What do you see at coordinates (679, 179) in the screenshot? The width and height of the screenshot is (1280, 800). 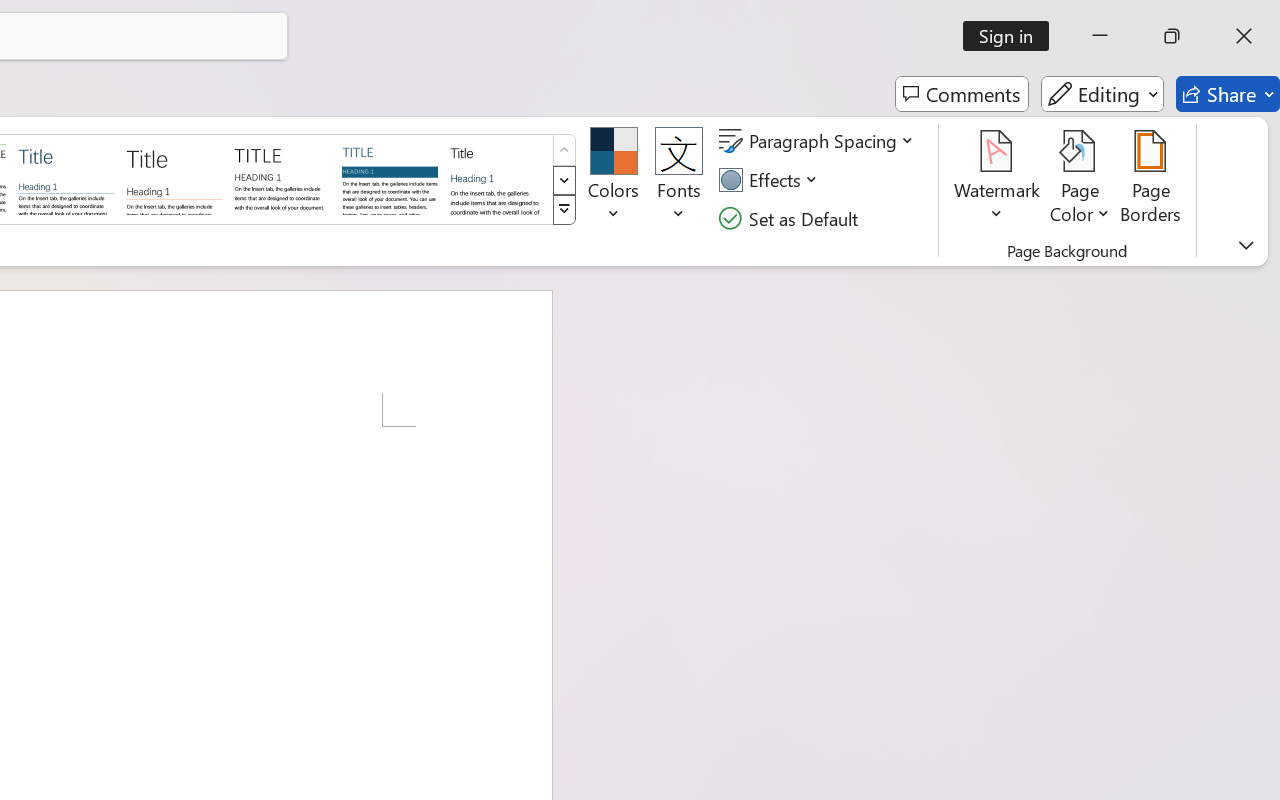 I see `'Fonts'` at bounding box center [679, 179].